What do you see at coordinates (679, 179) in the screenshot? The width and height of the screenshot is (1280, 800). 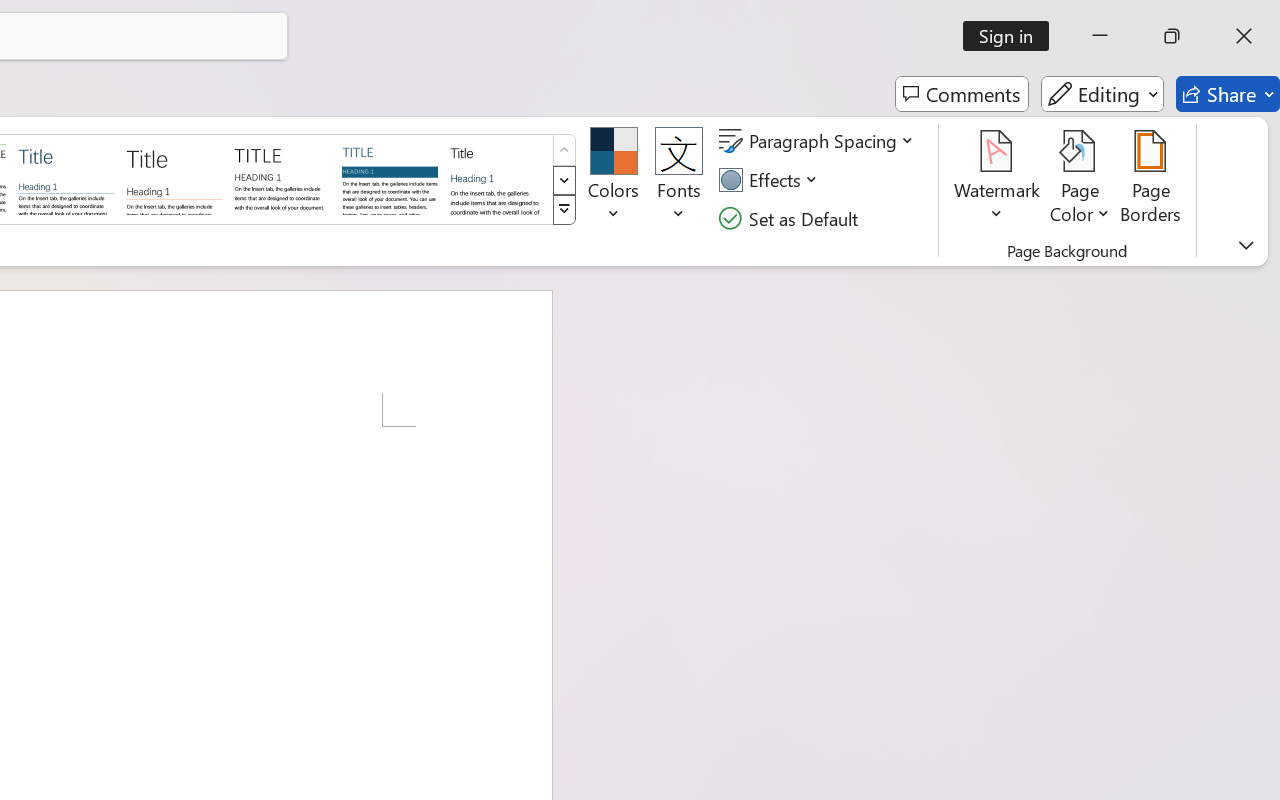 I see `'Fonts'` at bounding box center [679, 179].